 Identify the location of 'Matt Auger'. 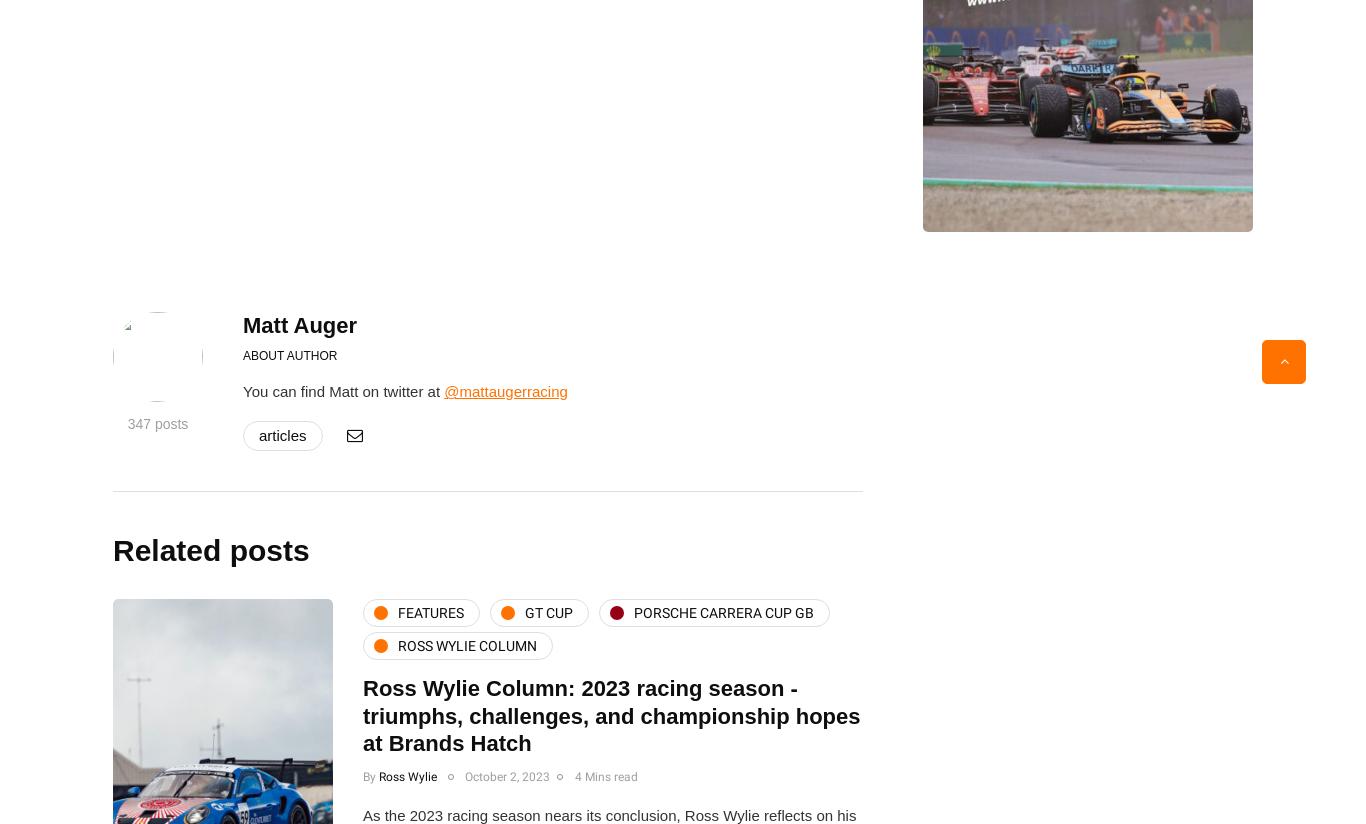
(299, 324).